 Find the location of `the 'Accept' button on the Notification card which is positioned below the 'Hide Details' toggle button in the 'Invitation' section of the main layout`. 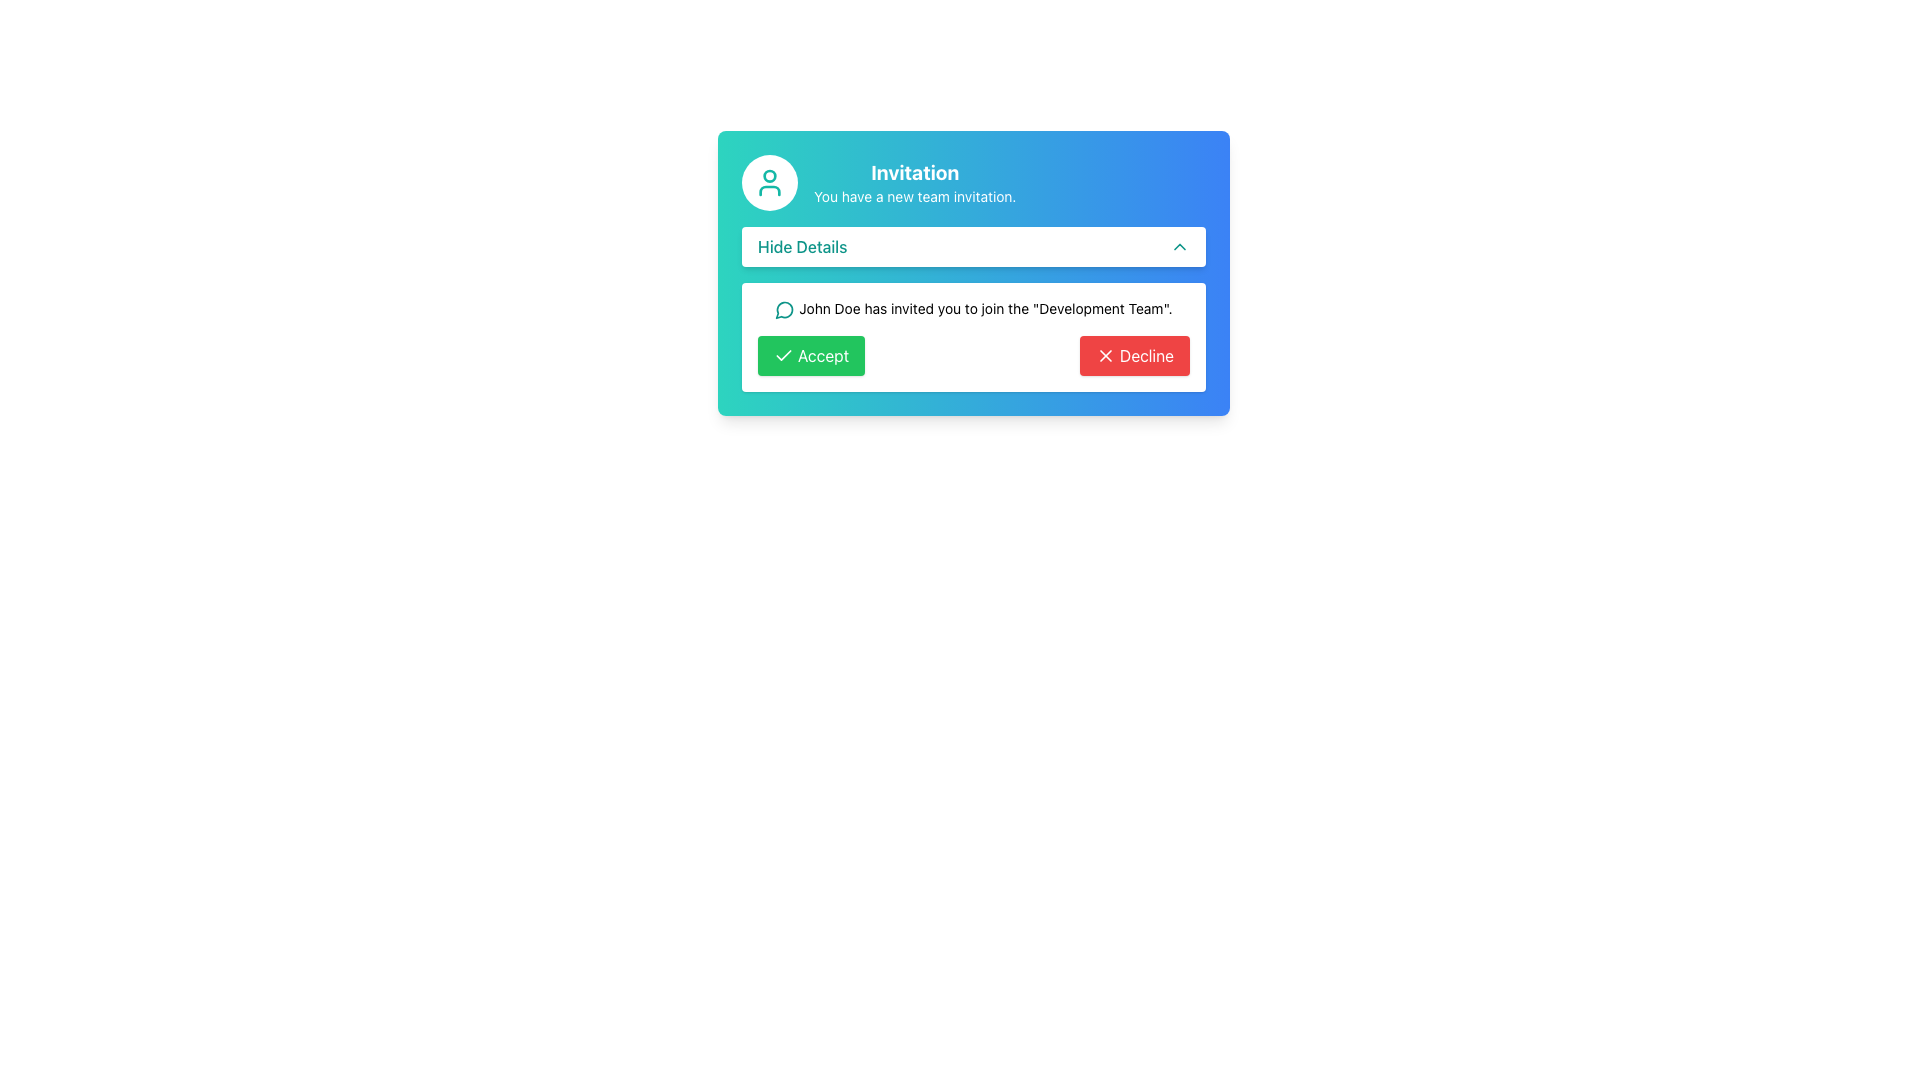

the 'Accept' button on the Notification card which is positioned below the 'Hide Details' toggle button in the 'Invitation' section of the main layout is located at coordinates (974, 335).